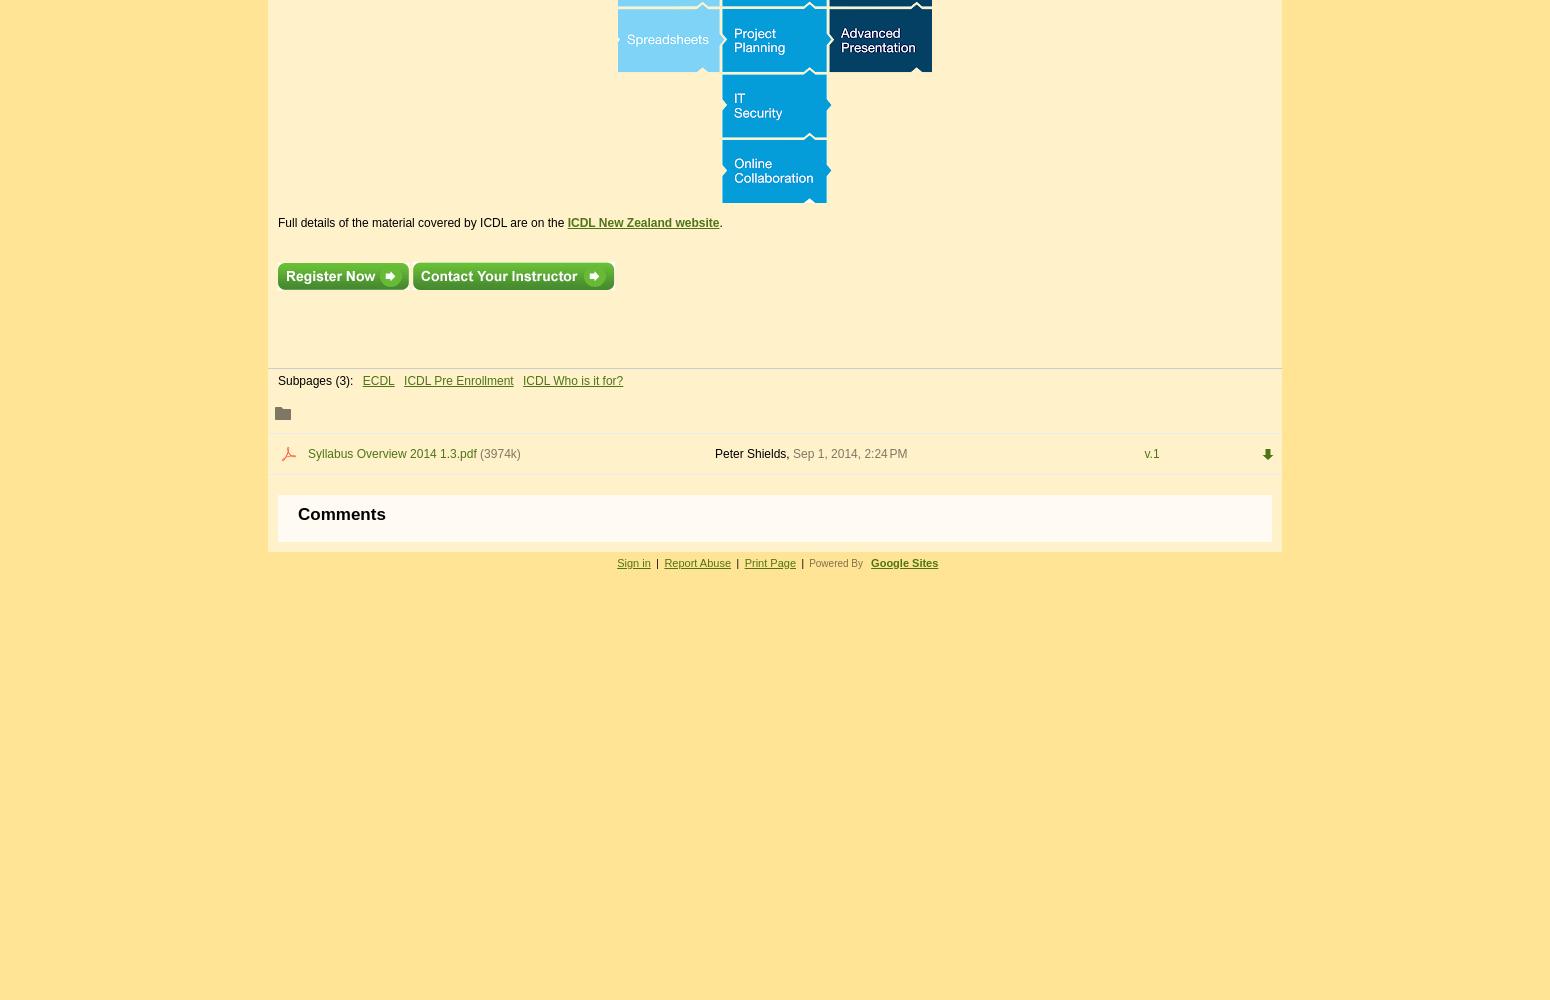 This screenshot has height=1000, width=1550. I want to click on 'Report Abuse', so click(696, 562).